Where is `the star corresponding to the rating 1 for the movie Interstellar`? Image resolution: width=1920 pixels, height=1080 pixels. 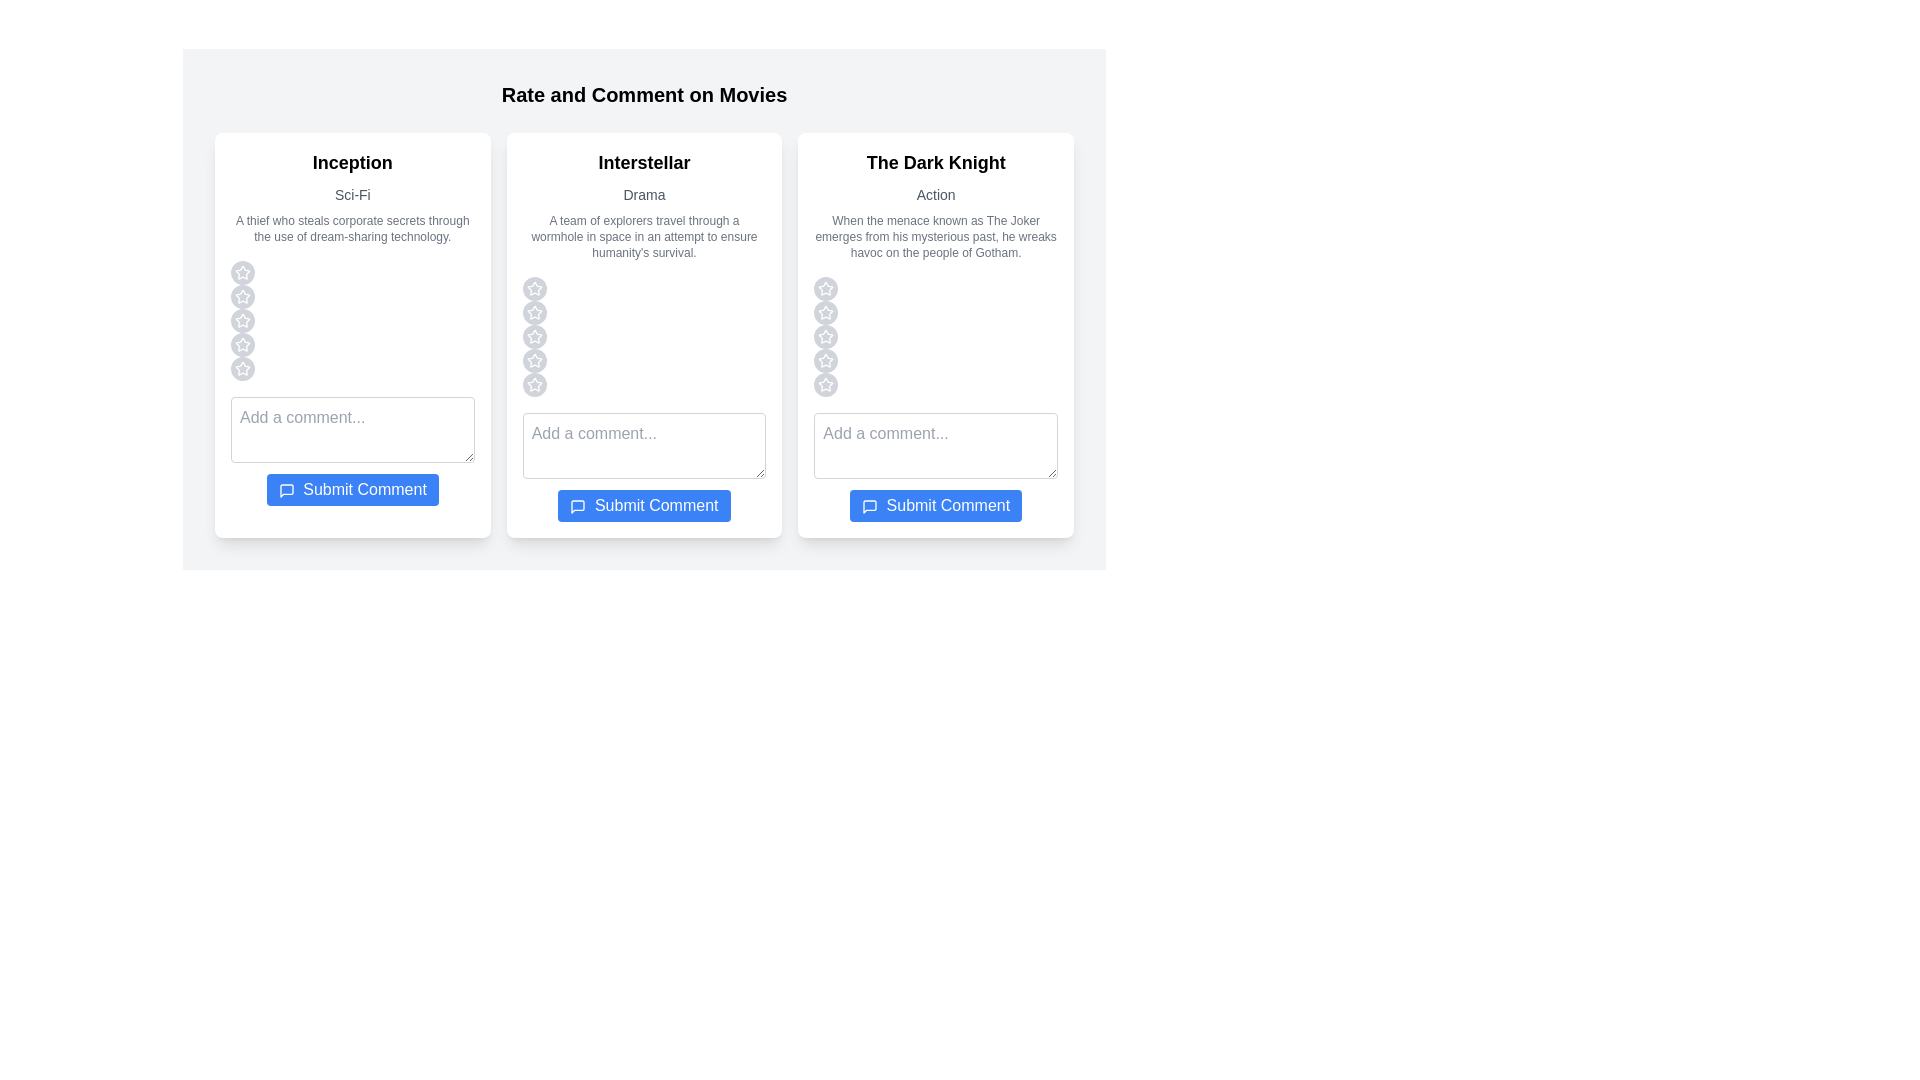 the star corresponding to the rating 1 for the movie Interstellar is located at coordinates (533, 289).